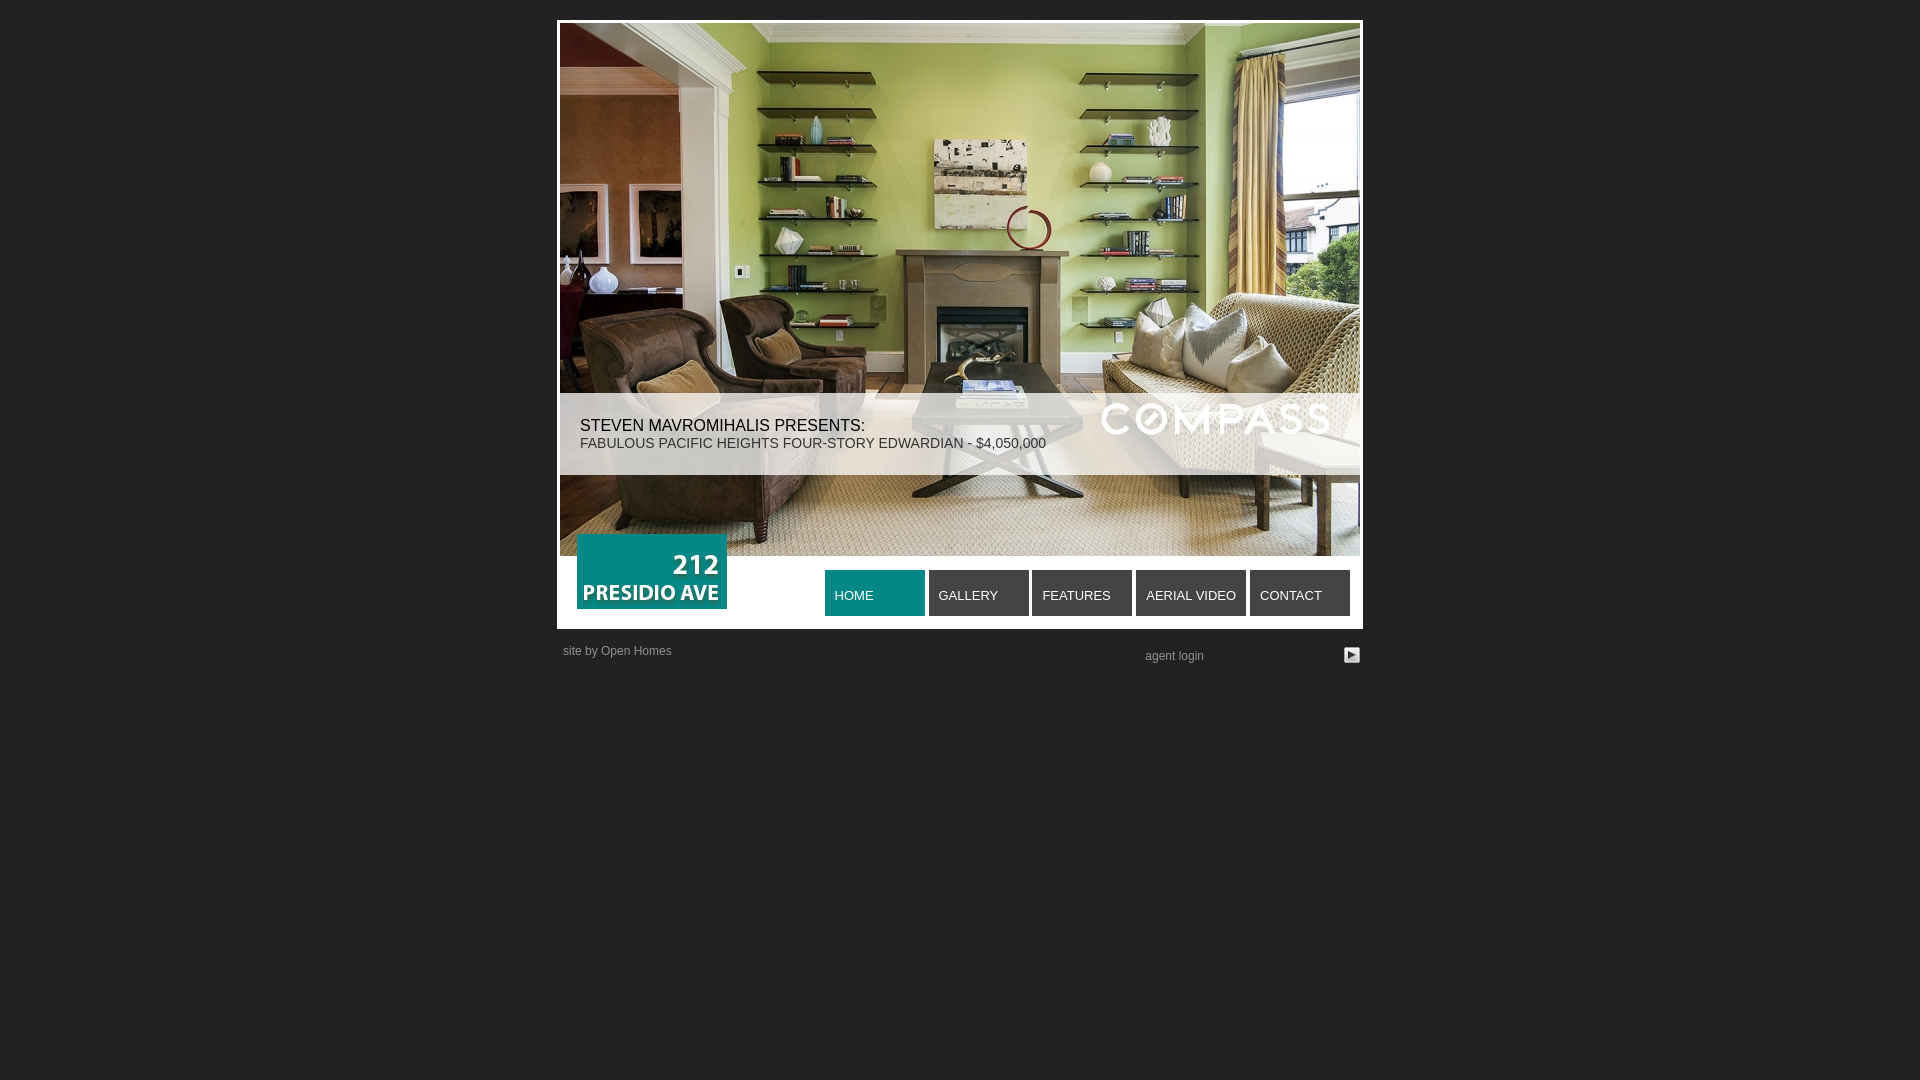  What do you see at coordinates (1352, 655) in the screenshot?
I see `'play'` at bounding box center [1352, 655].